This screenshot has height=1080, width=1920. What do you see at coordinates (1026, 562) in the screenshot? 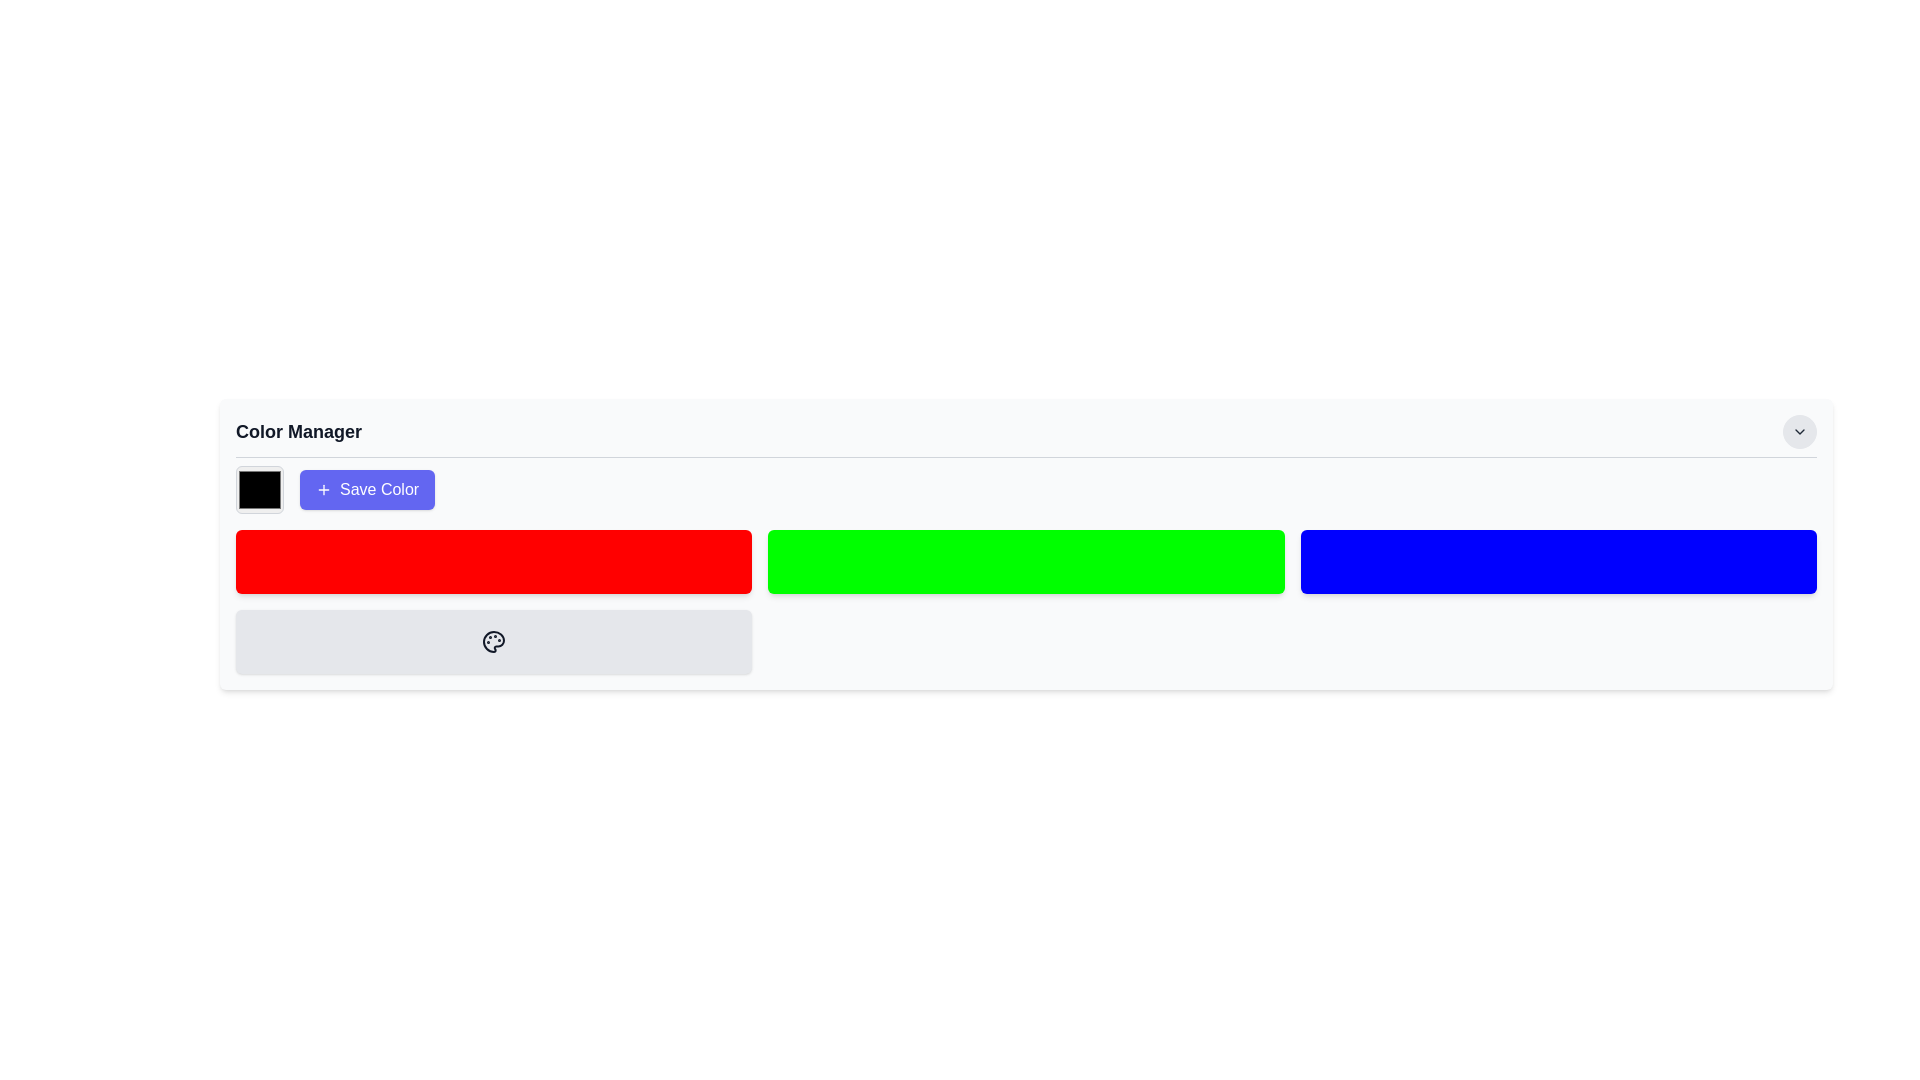
I see `the vividly green rectangular block with rounded corners located between a red block on the left and a blue block on the right in the grid layout` at bounding box center [1026, 562].